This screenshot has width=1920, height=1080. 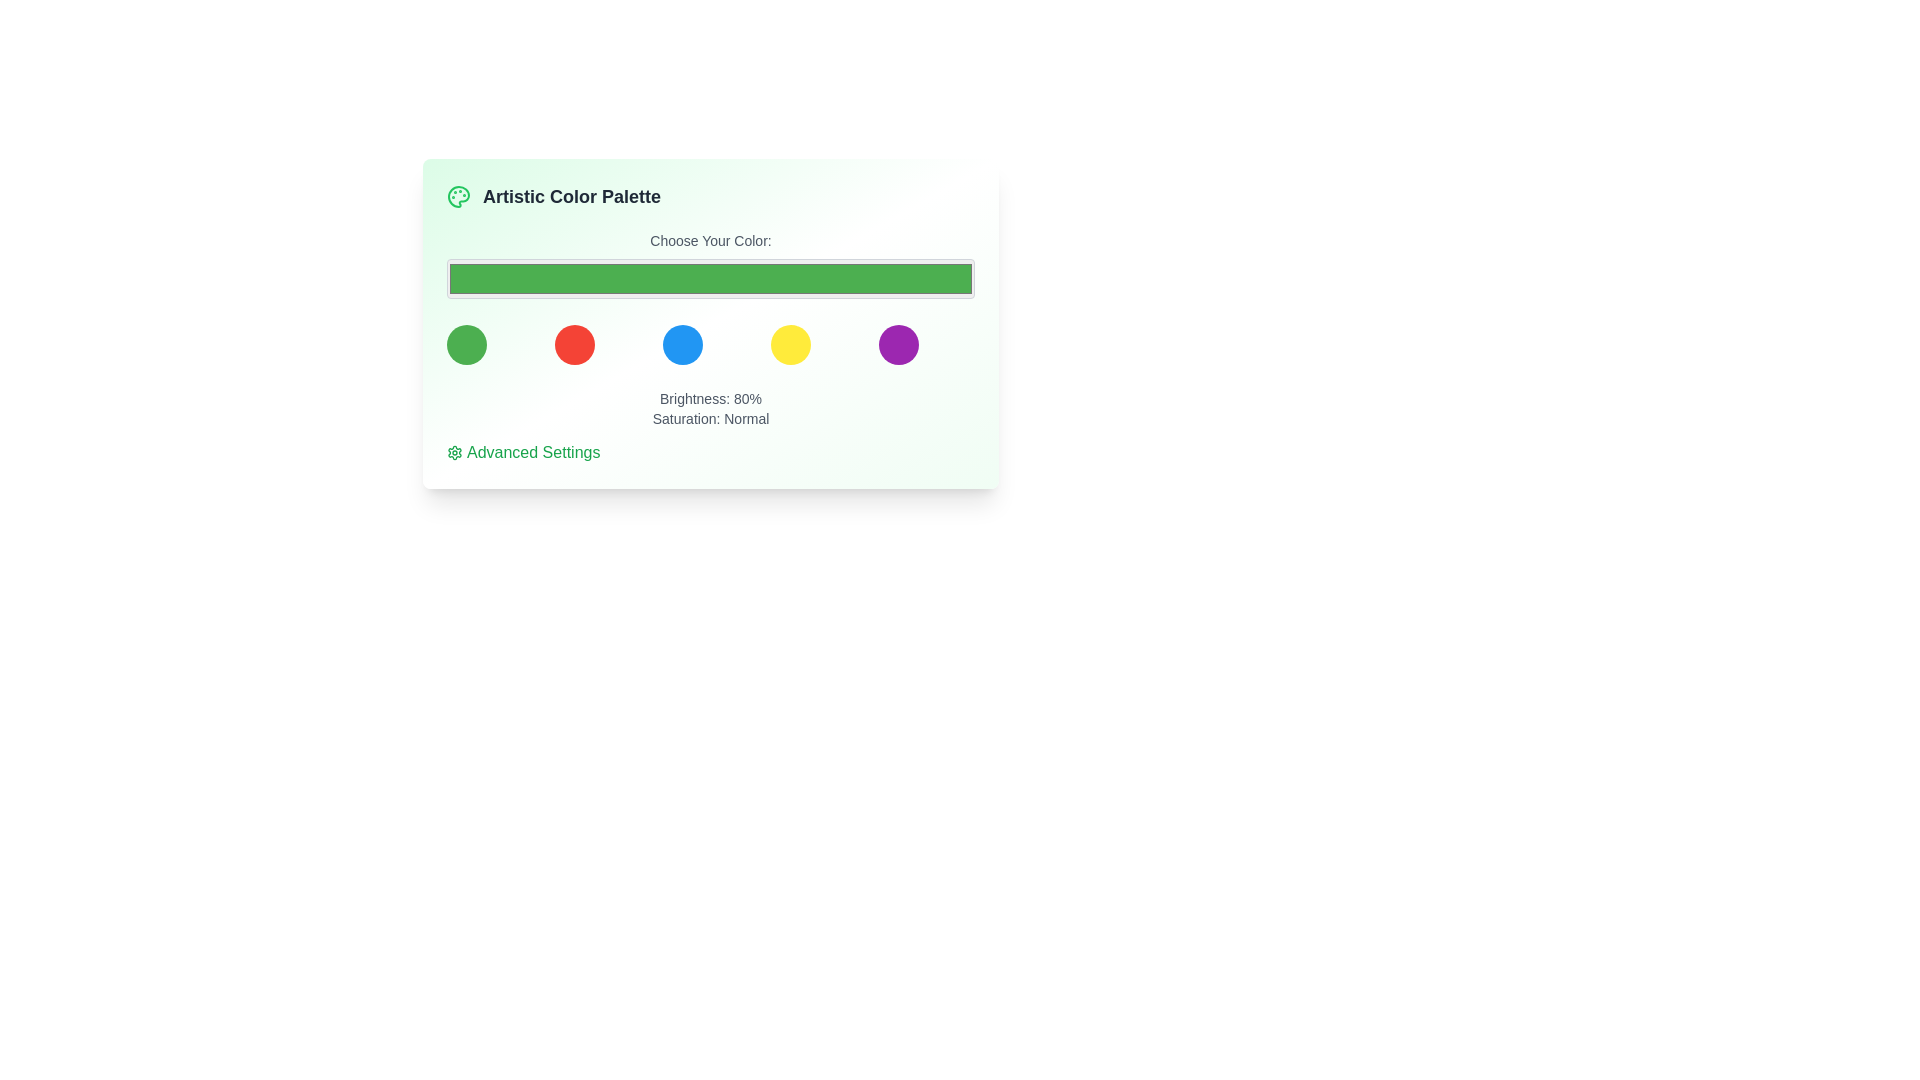 What do you see at coordinates (454, 452) in the screenshot?
I see `the gear-shaped settings icon located to the left of the 'Advanced Settings' text` at bounding box center [454, 452].